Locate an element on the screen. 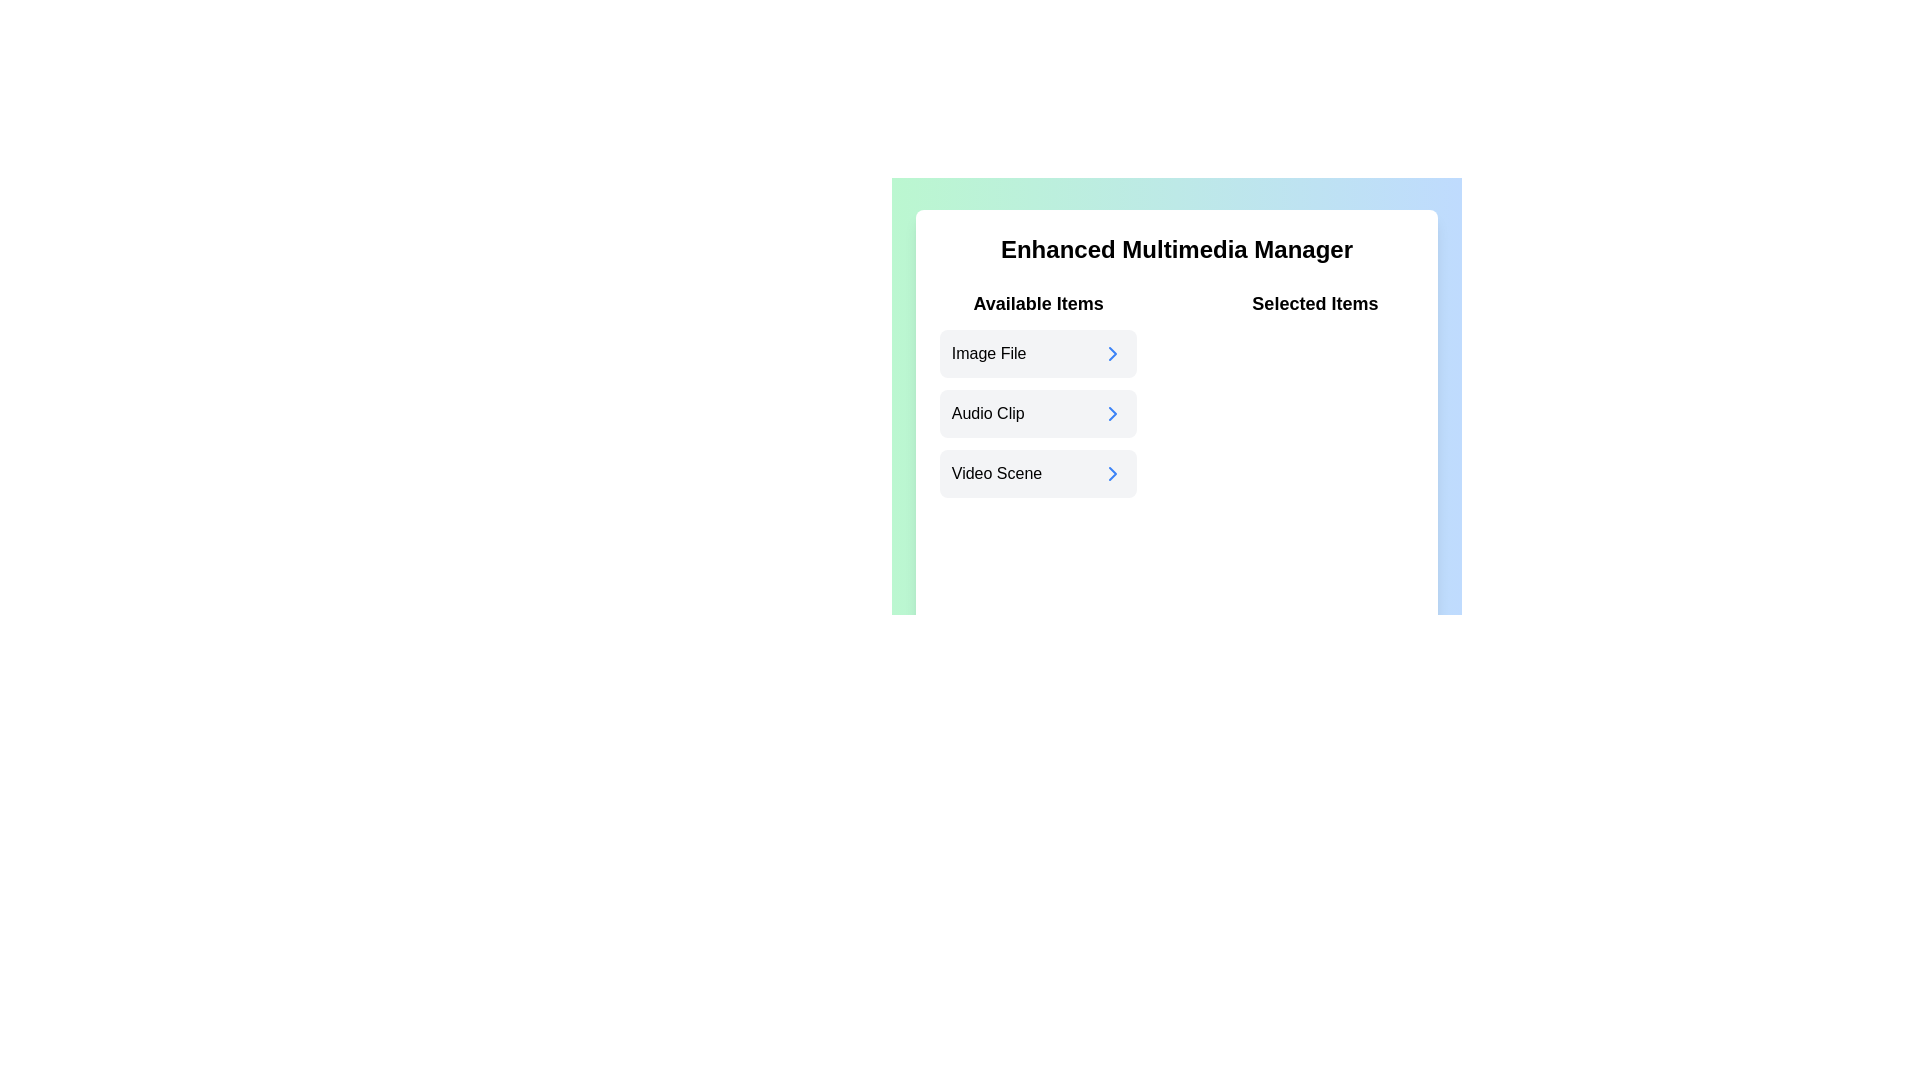 The width and height of the screenshot is (1920, 1080). the Chevron icon located on the right side of the 'Audio Clip' group is located at coordinates (1112, 412).